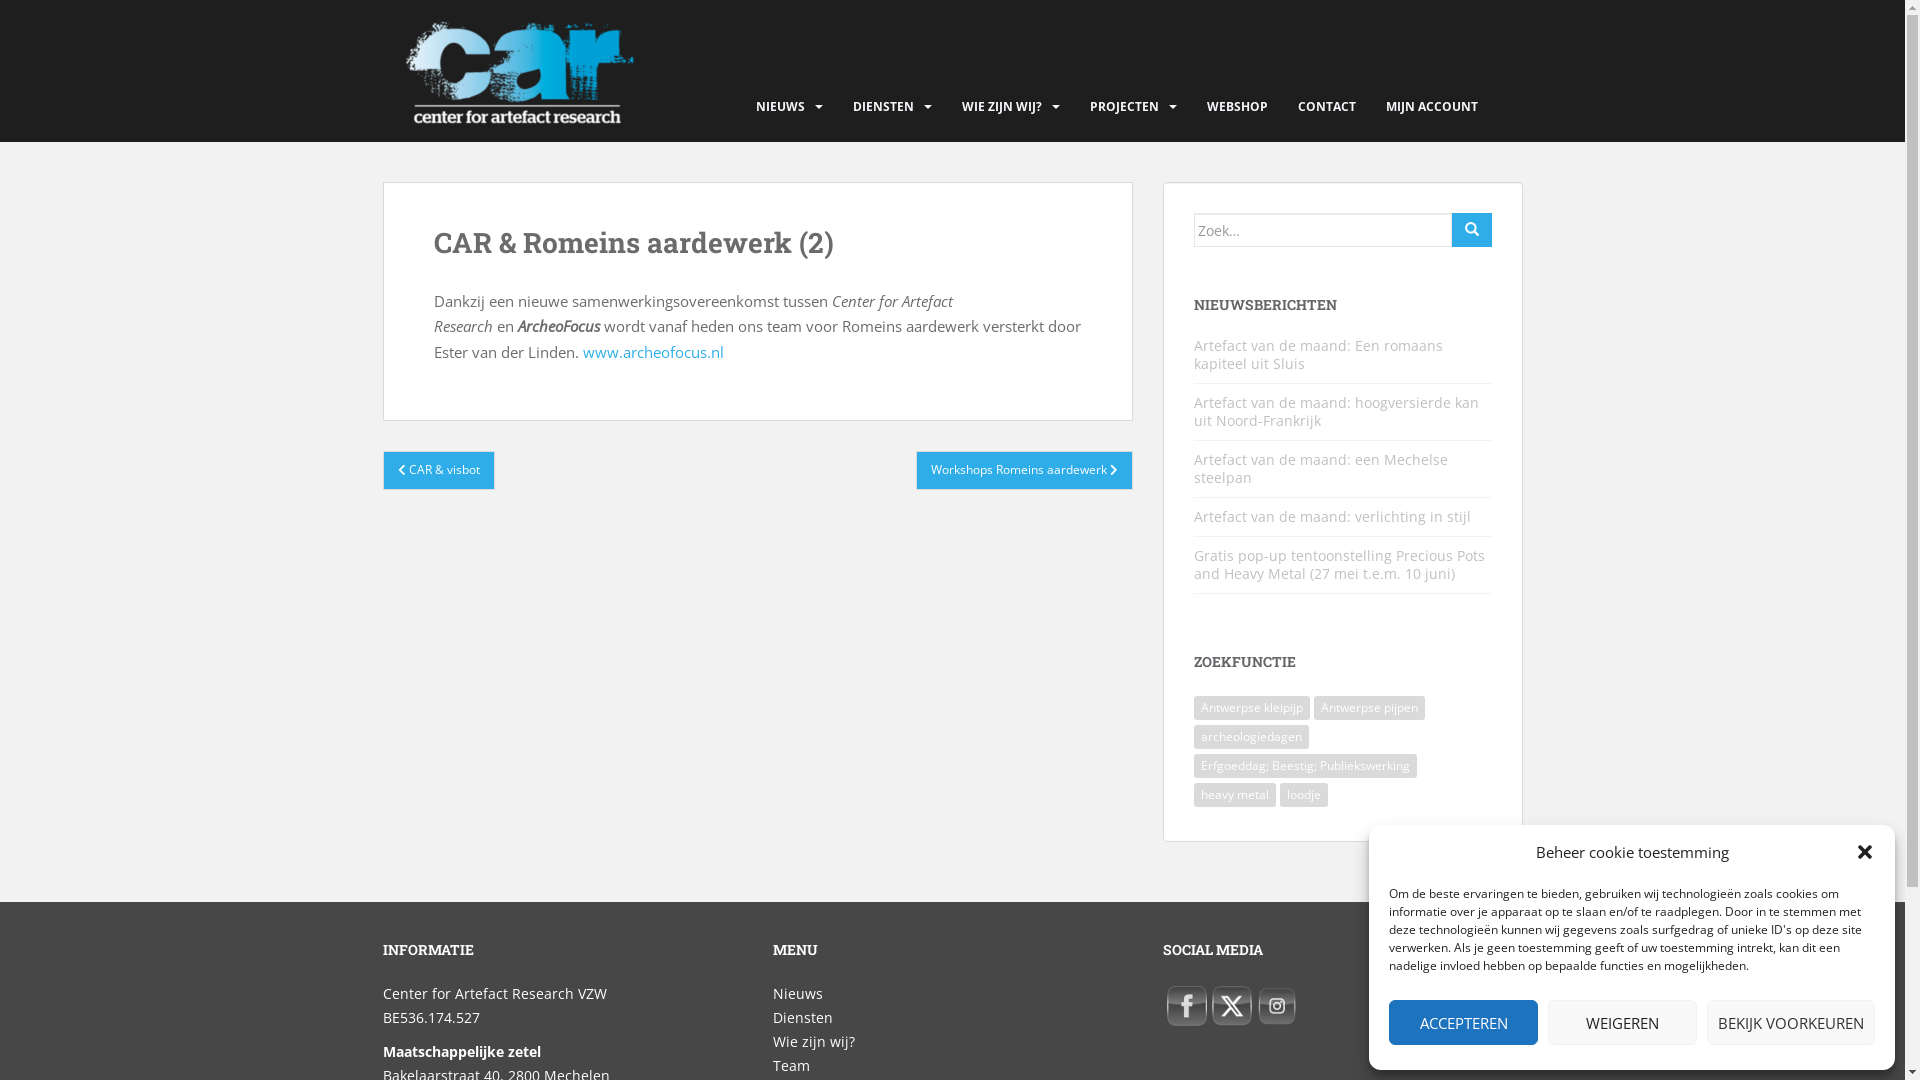  I want to click on 'PROJECTEN', so click(1124, 107).